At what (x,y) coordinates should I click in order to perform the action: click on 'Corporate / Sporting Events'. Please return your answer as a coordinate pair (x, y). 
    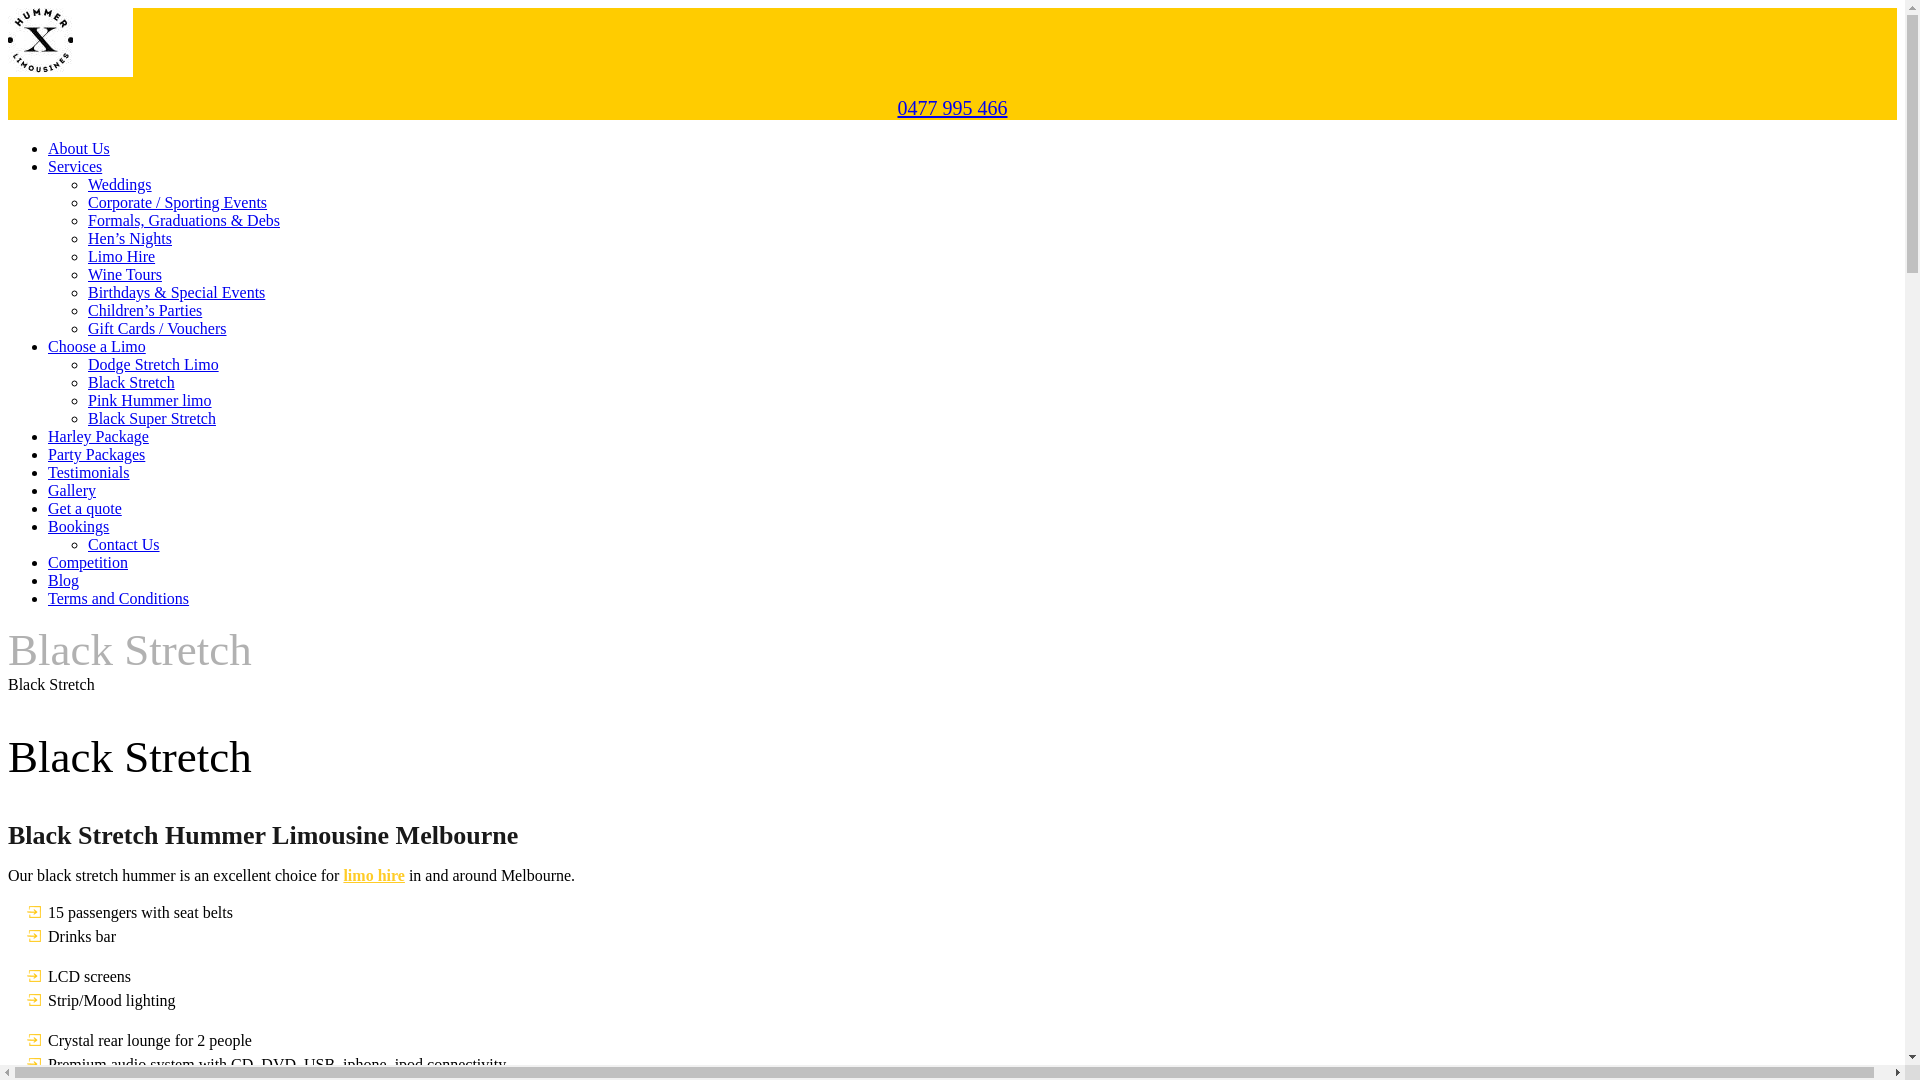
    Looking at the image, I should click on (177, 202).